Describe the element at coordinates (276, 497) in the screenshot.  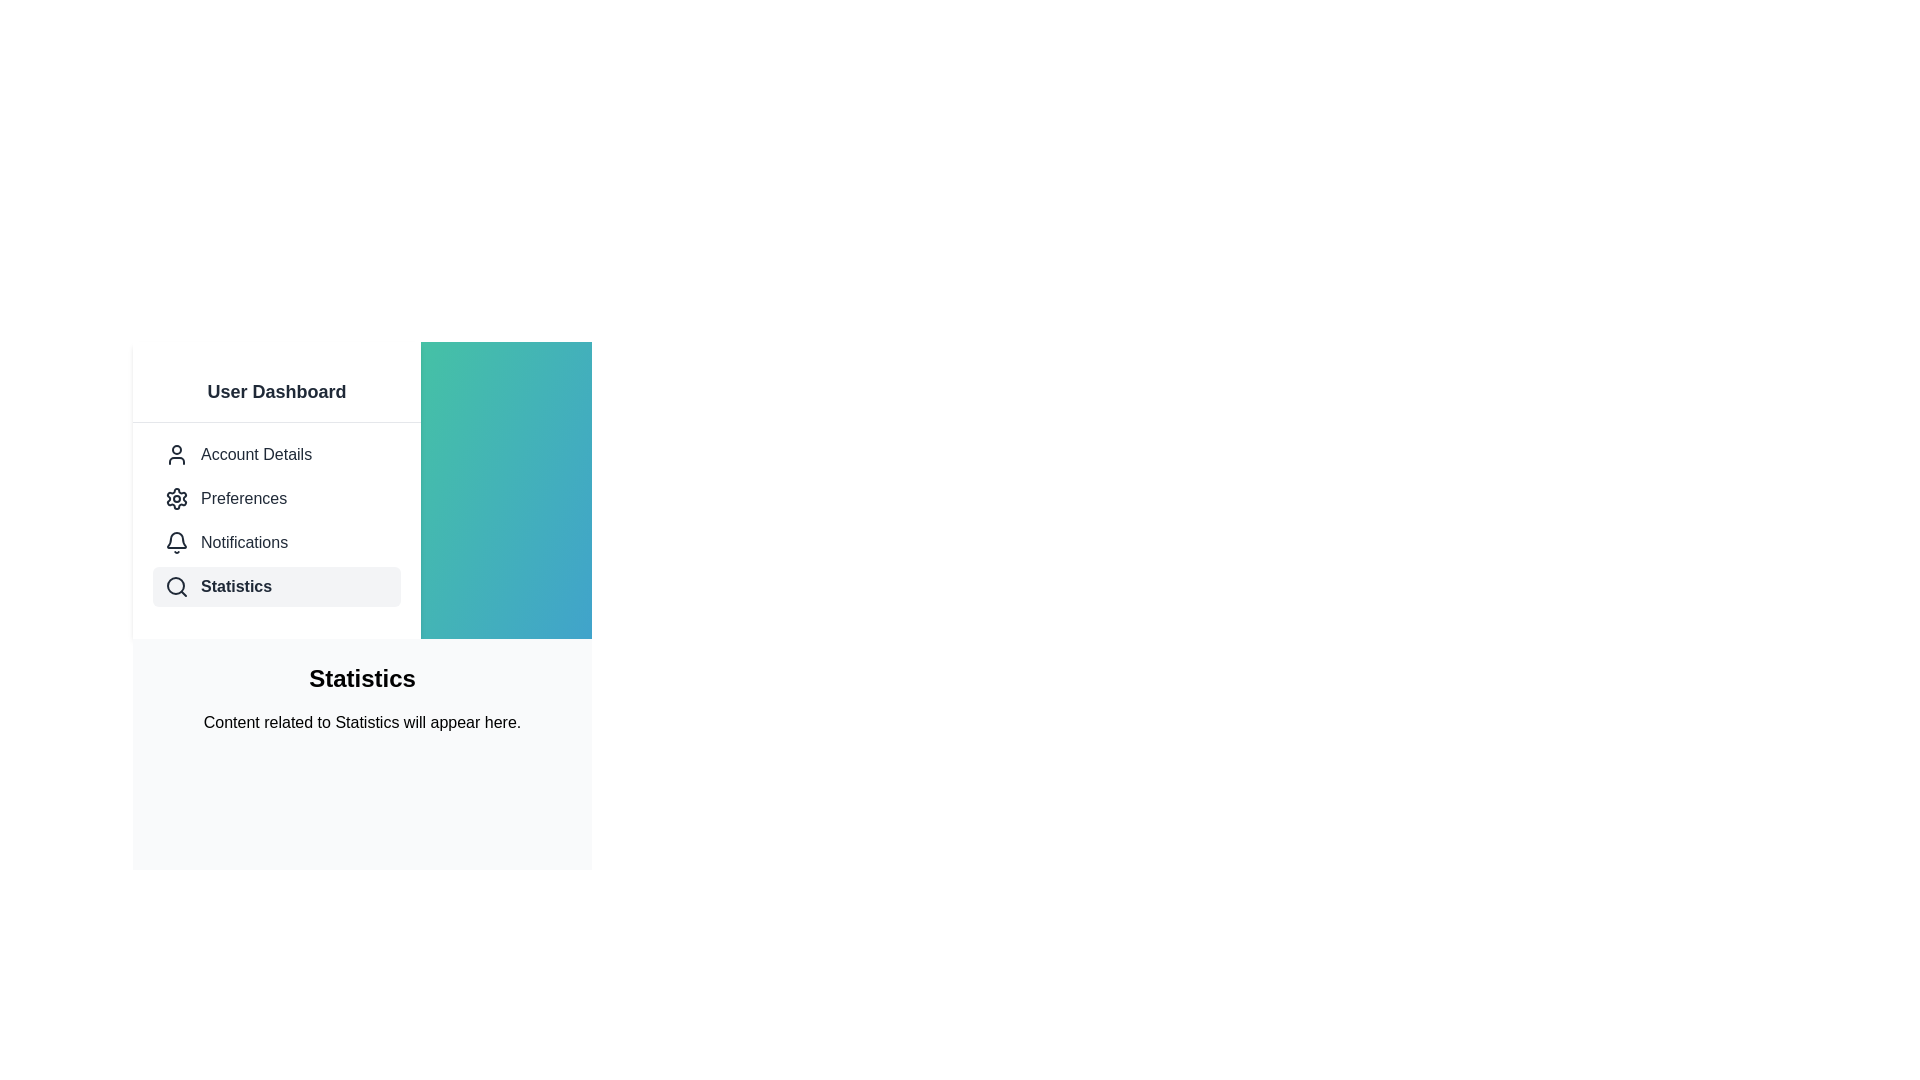
I see `the second button-like interactive list item in the navigation panel` at that location.